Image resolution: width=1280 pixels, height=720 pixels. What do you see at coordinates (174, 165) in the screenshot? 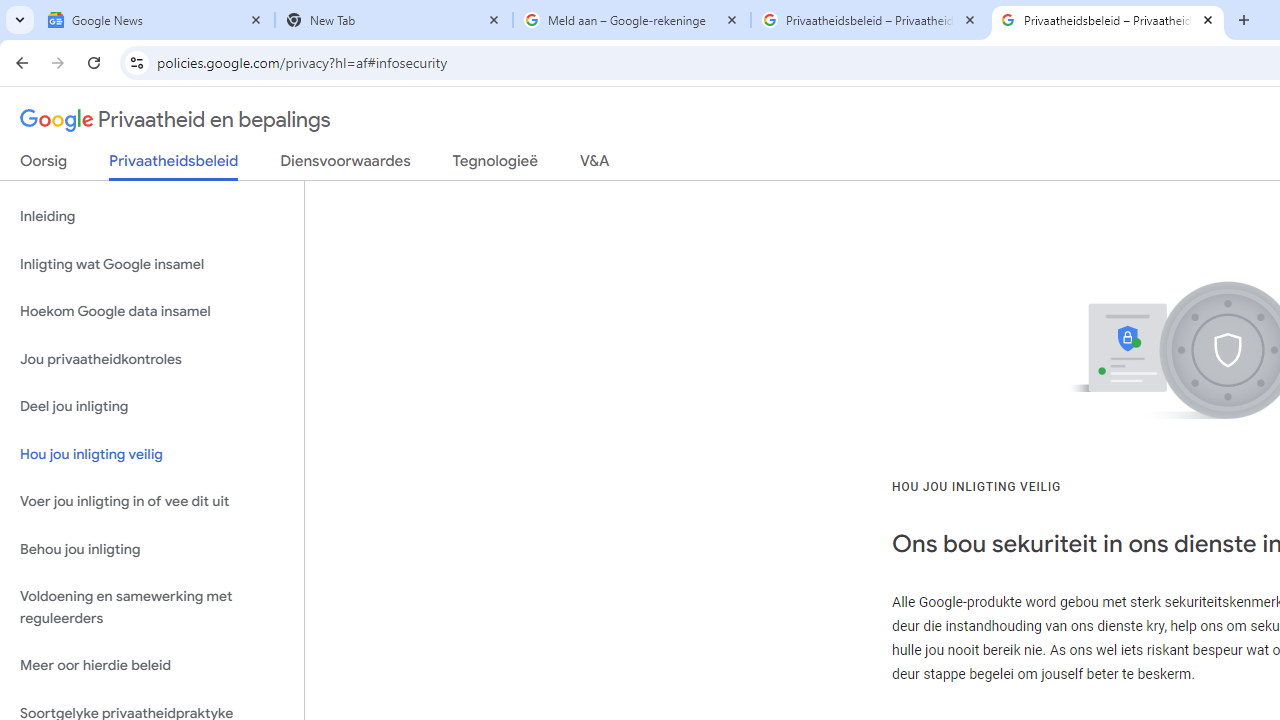
I see `'Privaatheidsbeleid'` at bounding box center [174, 165].